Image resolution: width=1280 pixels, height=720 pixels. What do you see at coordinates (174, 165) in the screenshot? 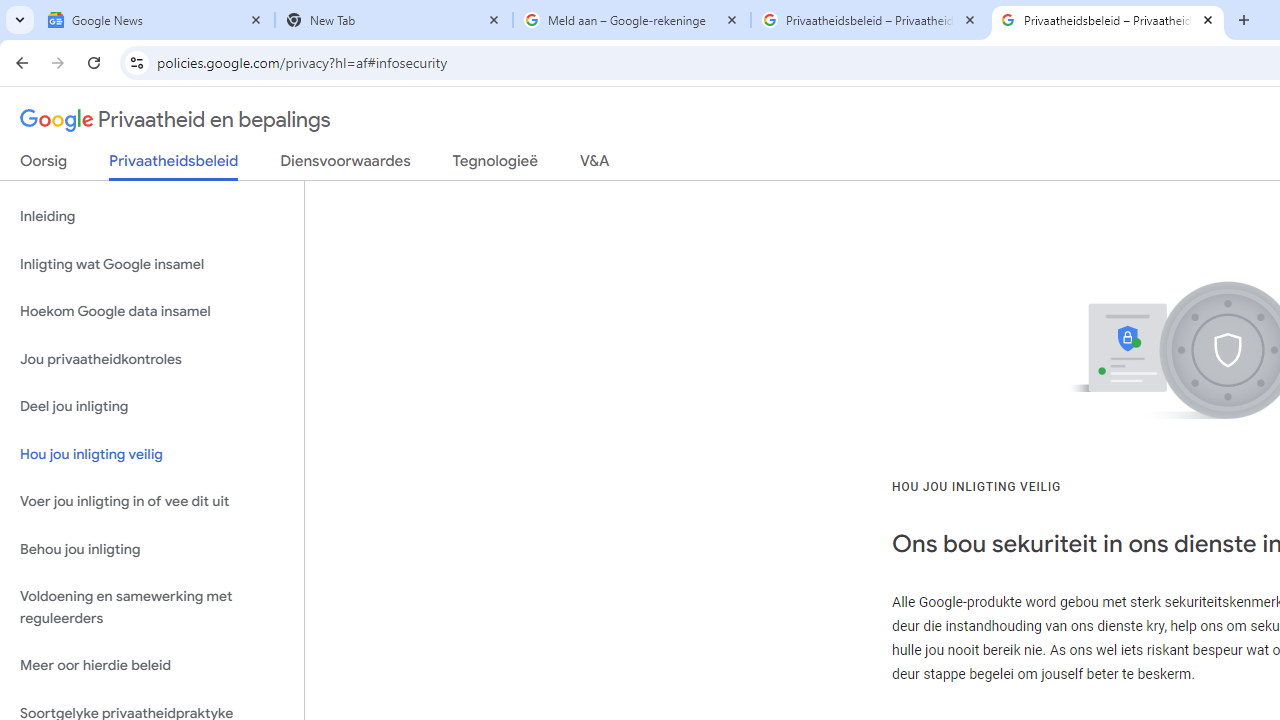
I see `'Privaatheidsbeleid'` at bounding box center [174, 165].